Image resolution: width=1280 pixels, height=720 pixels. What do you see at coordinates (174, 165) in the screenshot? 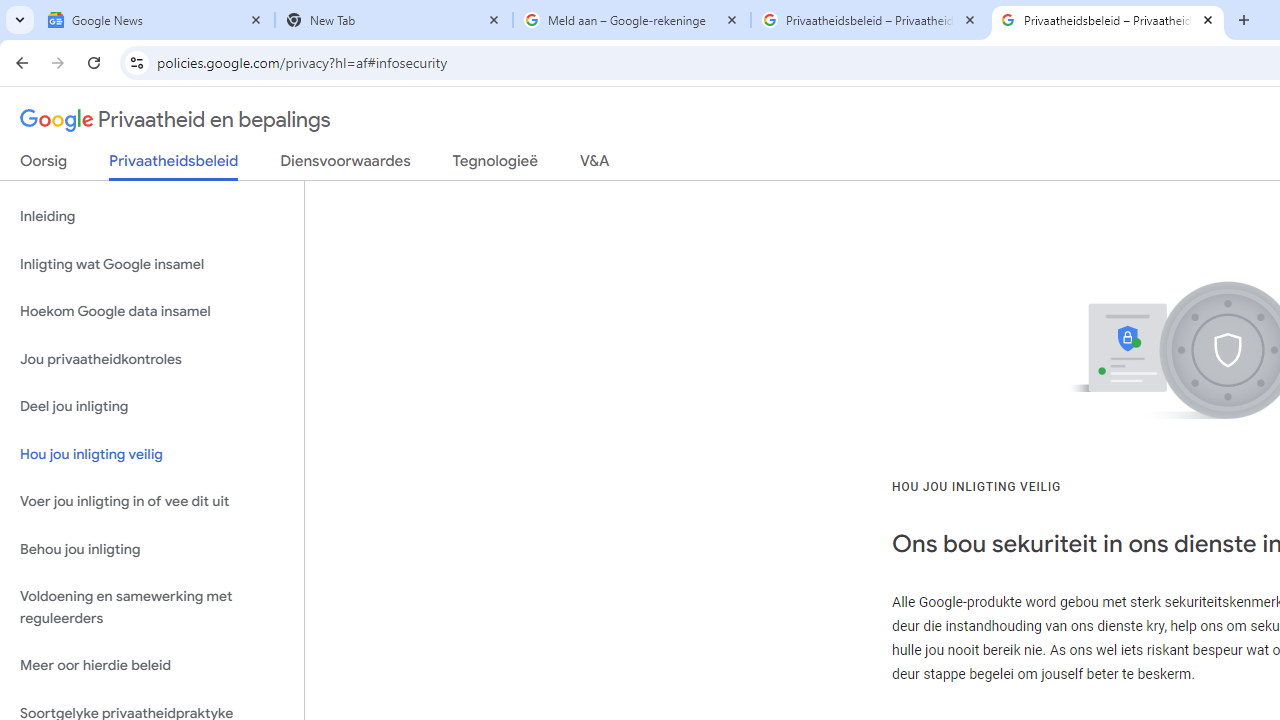
I see `'Privaatheidsbeleid'` at bounding box center [174, 165].